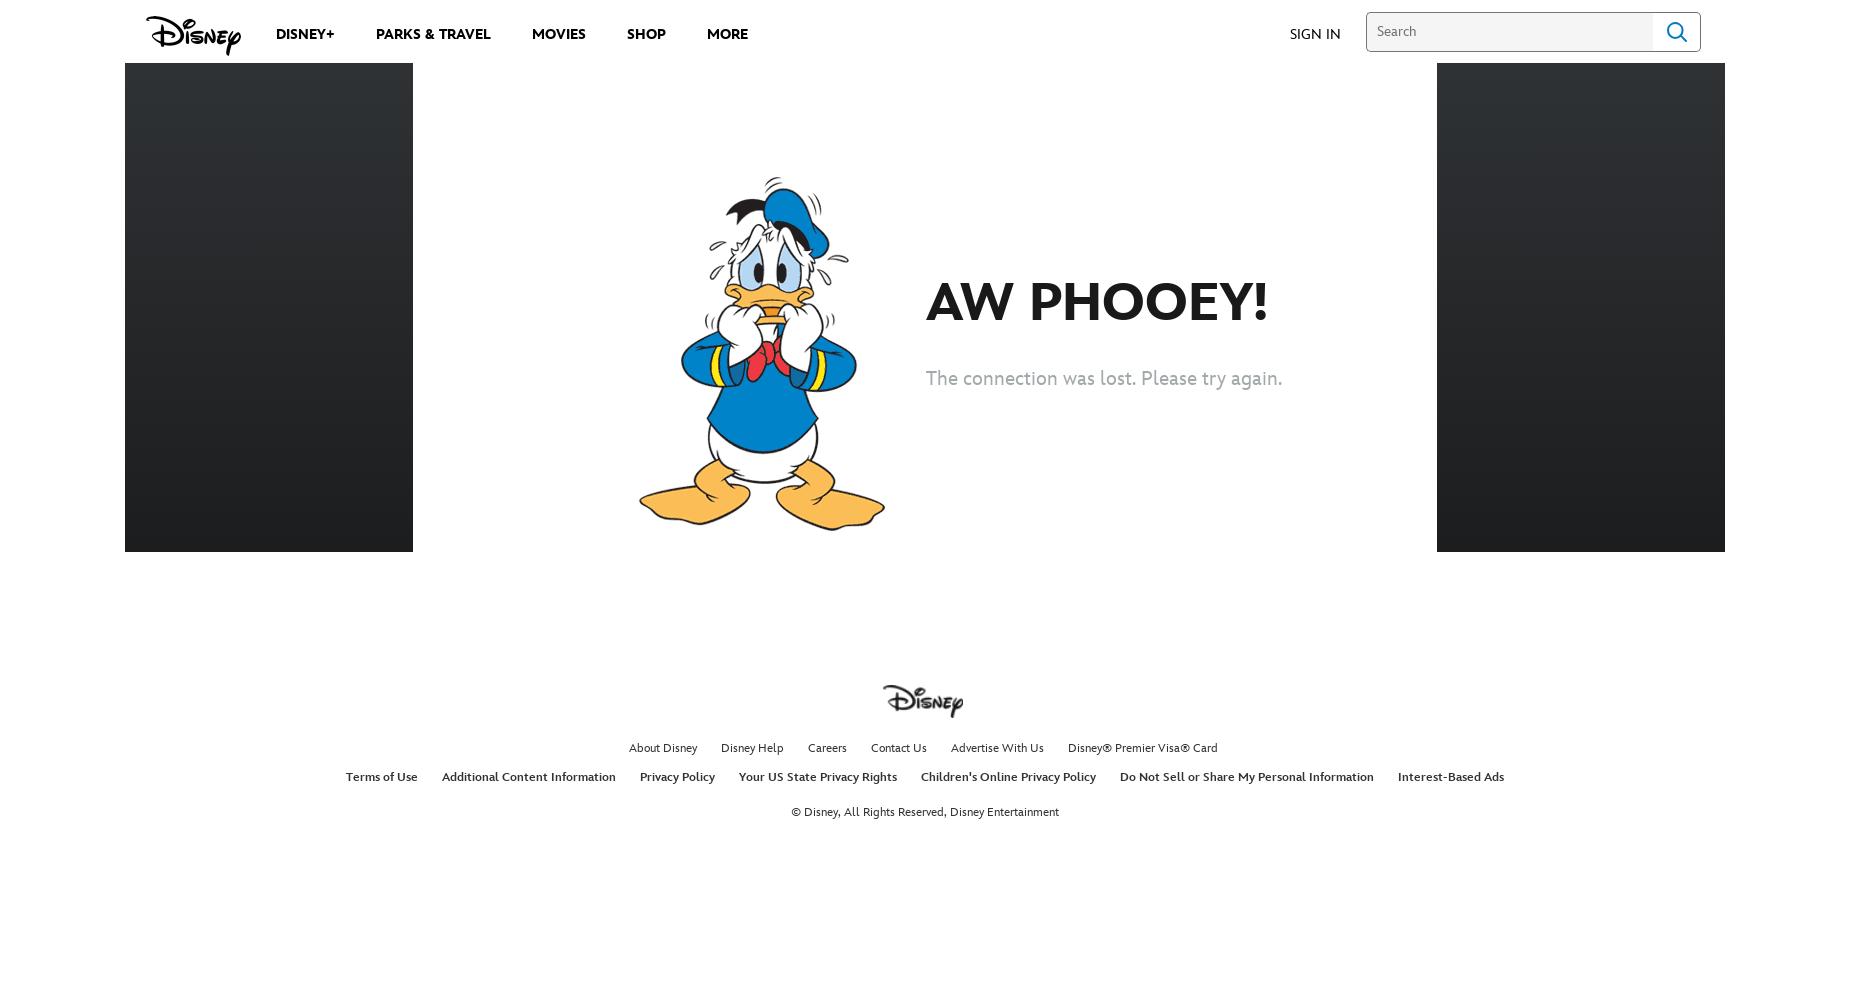 This screenshot has height=1000, width=1850. What do you see at coordinates (559, 34) in the screenshot?
I see `'Movies'` at bounding box center [559, 34].